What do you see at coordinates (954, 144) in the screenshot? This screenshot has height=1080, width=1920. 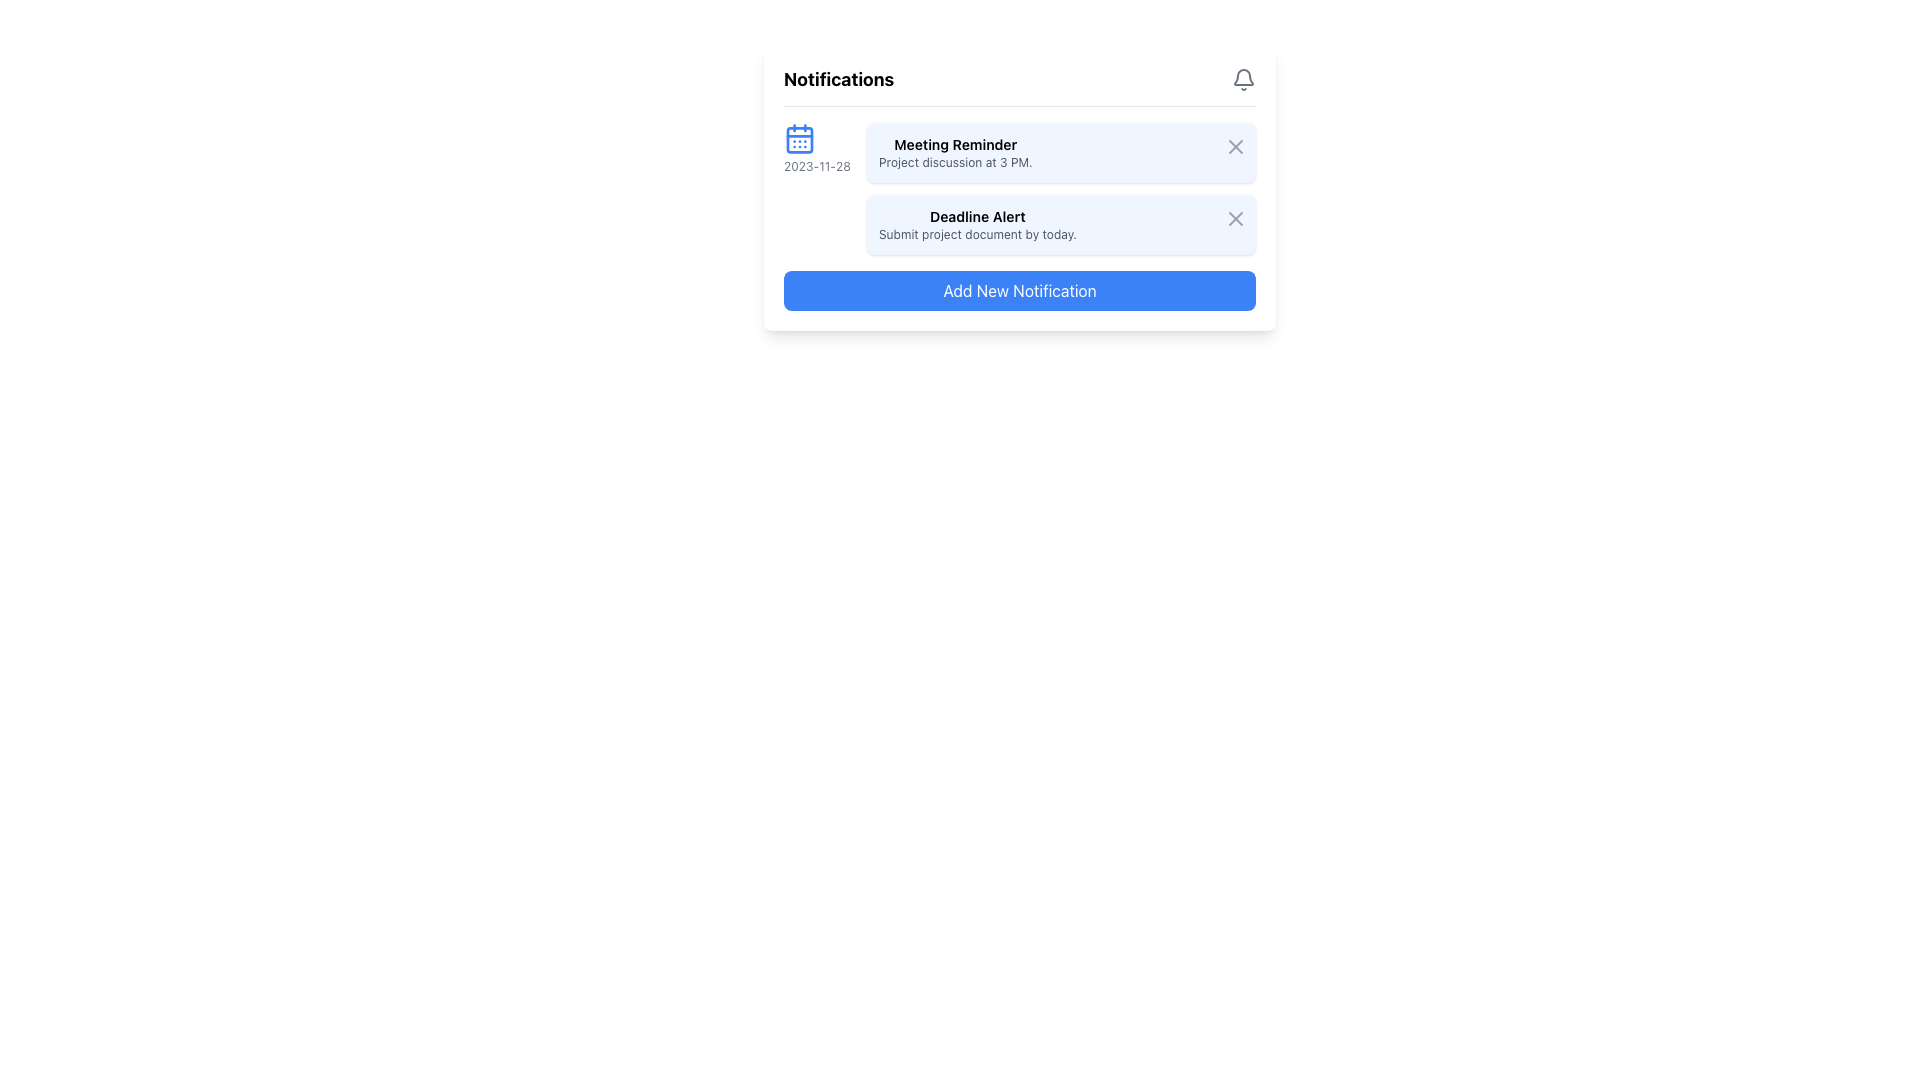 I see `the 'Meeting Reminder' text label, which is displayed in bold black font on a light-blue background, located in the top notification card of the modal interface` at bounding box center [954, 144].